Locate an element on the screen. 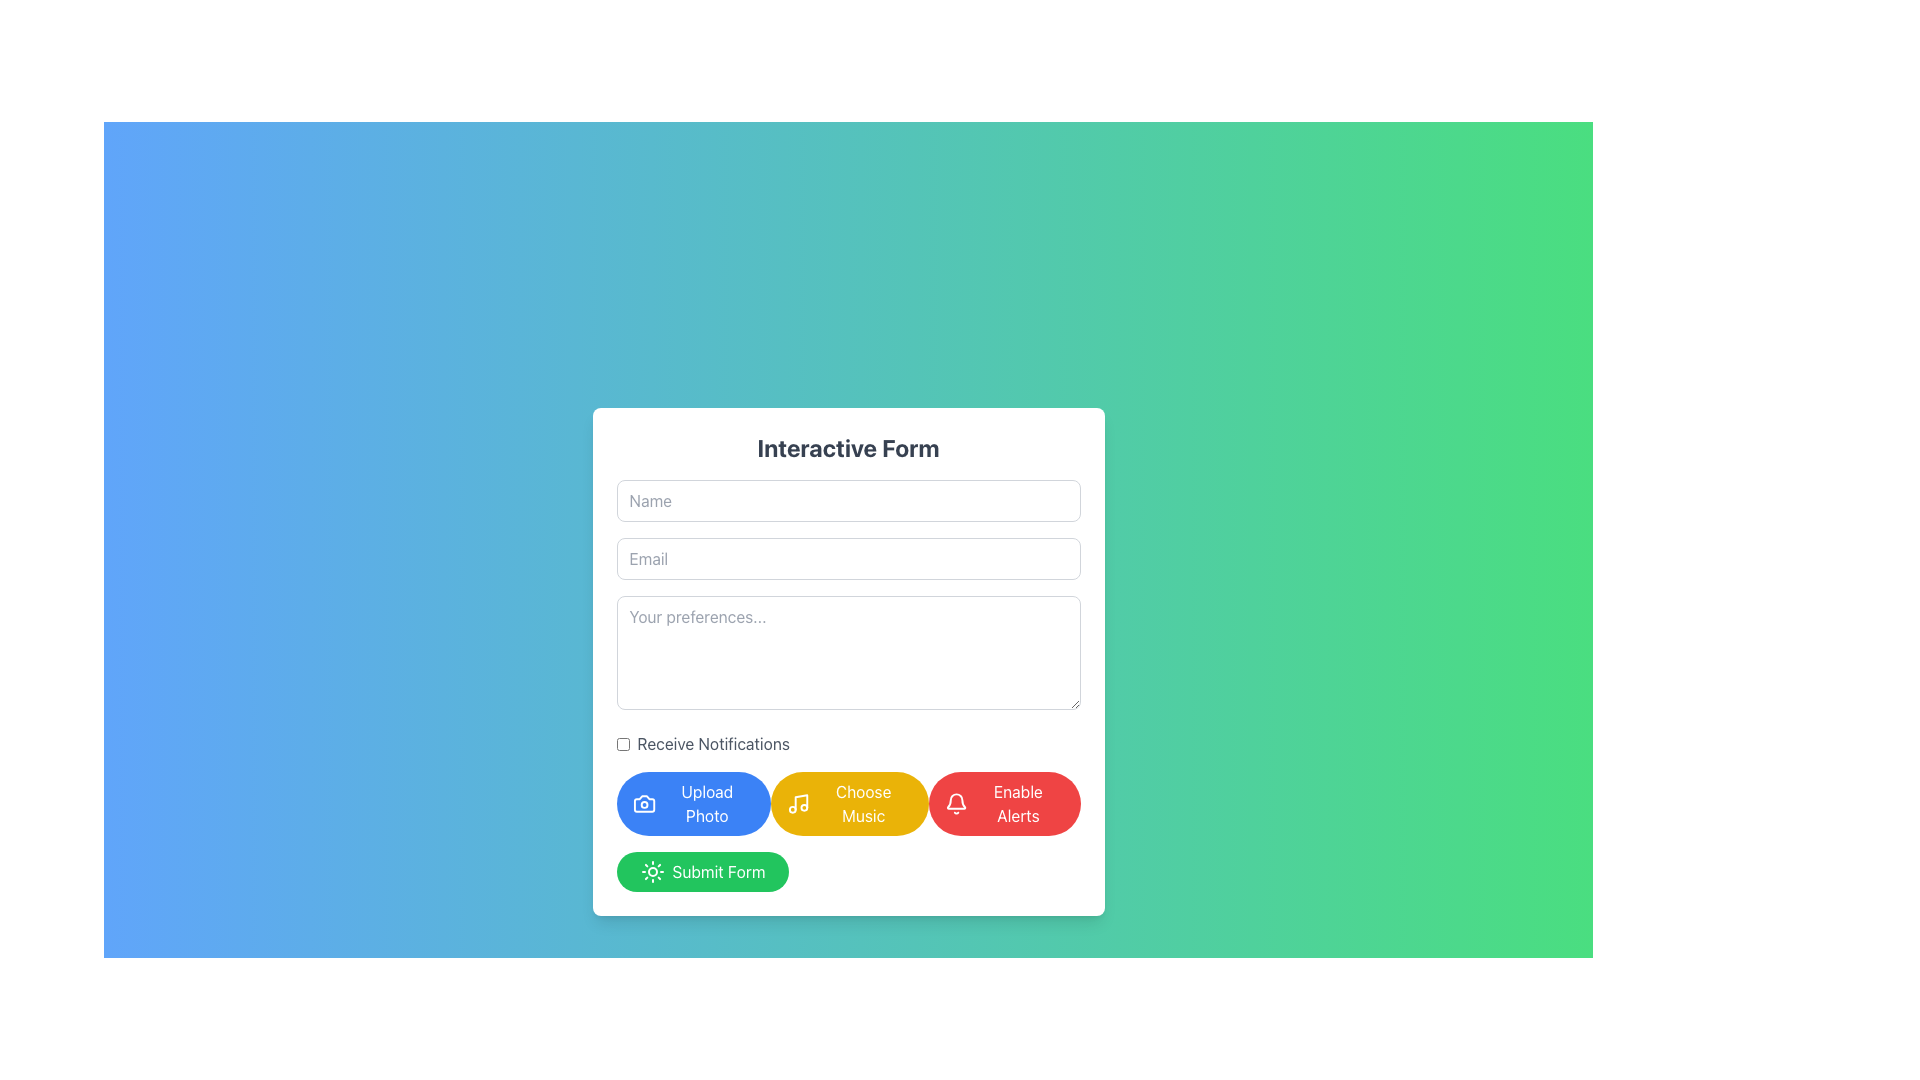 This screenshot has width=1920, height=1080. the Text Label that indicates the action triggered by the submit button, which is visually distinct within a green rounded button at the bottom of the form is located at coordinates (719, 870).